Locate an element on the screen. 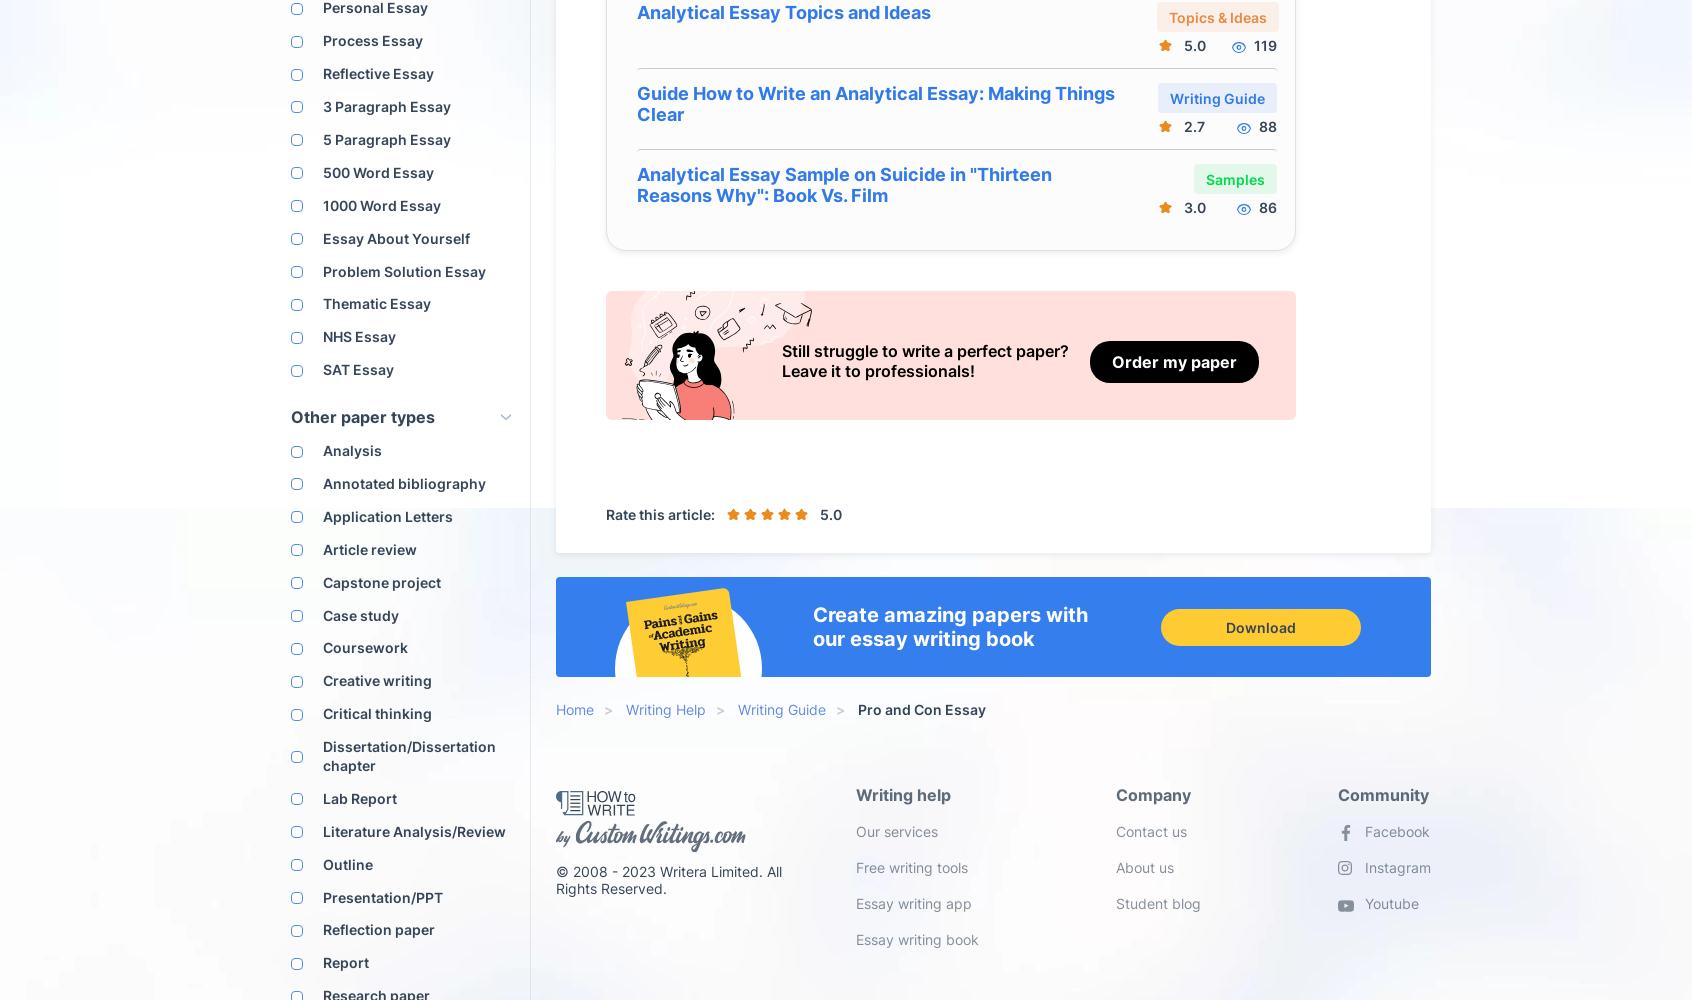 Image resolution: width=1692 pixels, height=1000 pixels. '5 Paragraph Essay' is located at coordinates (386, 138).